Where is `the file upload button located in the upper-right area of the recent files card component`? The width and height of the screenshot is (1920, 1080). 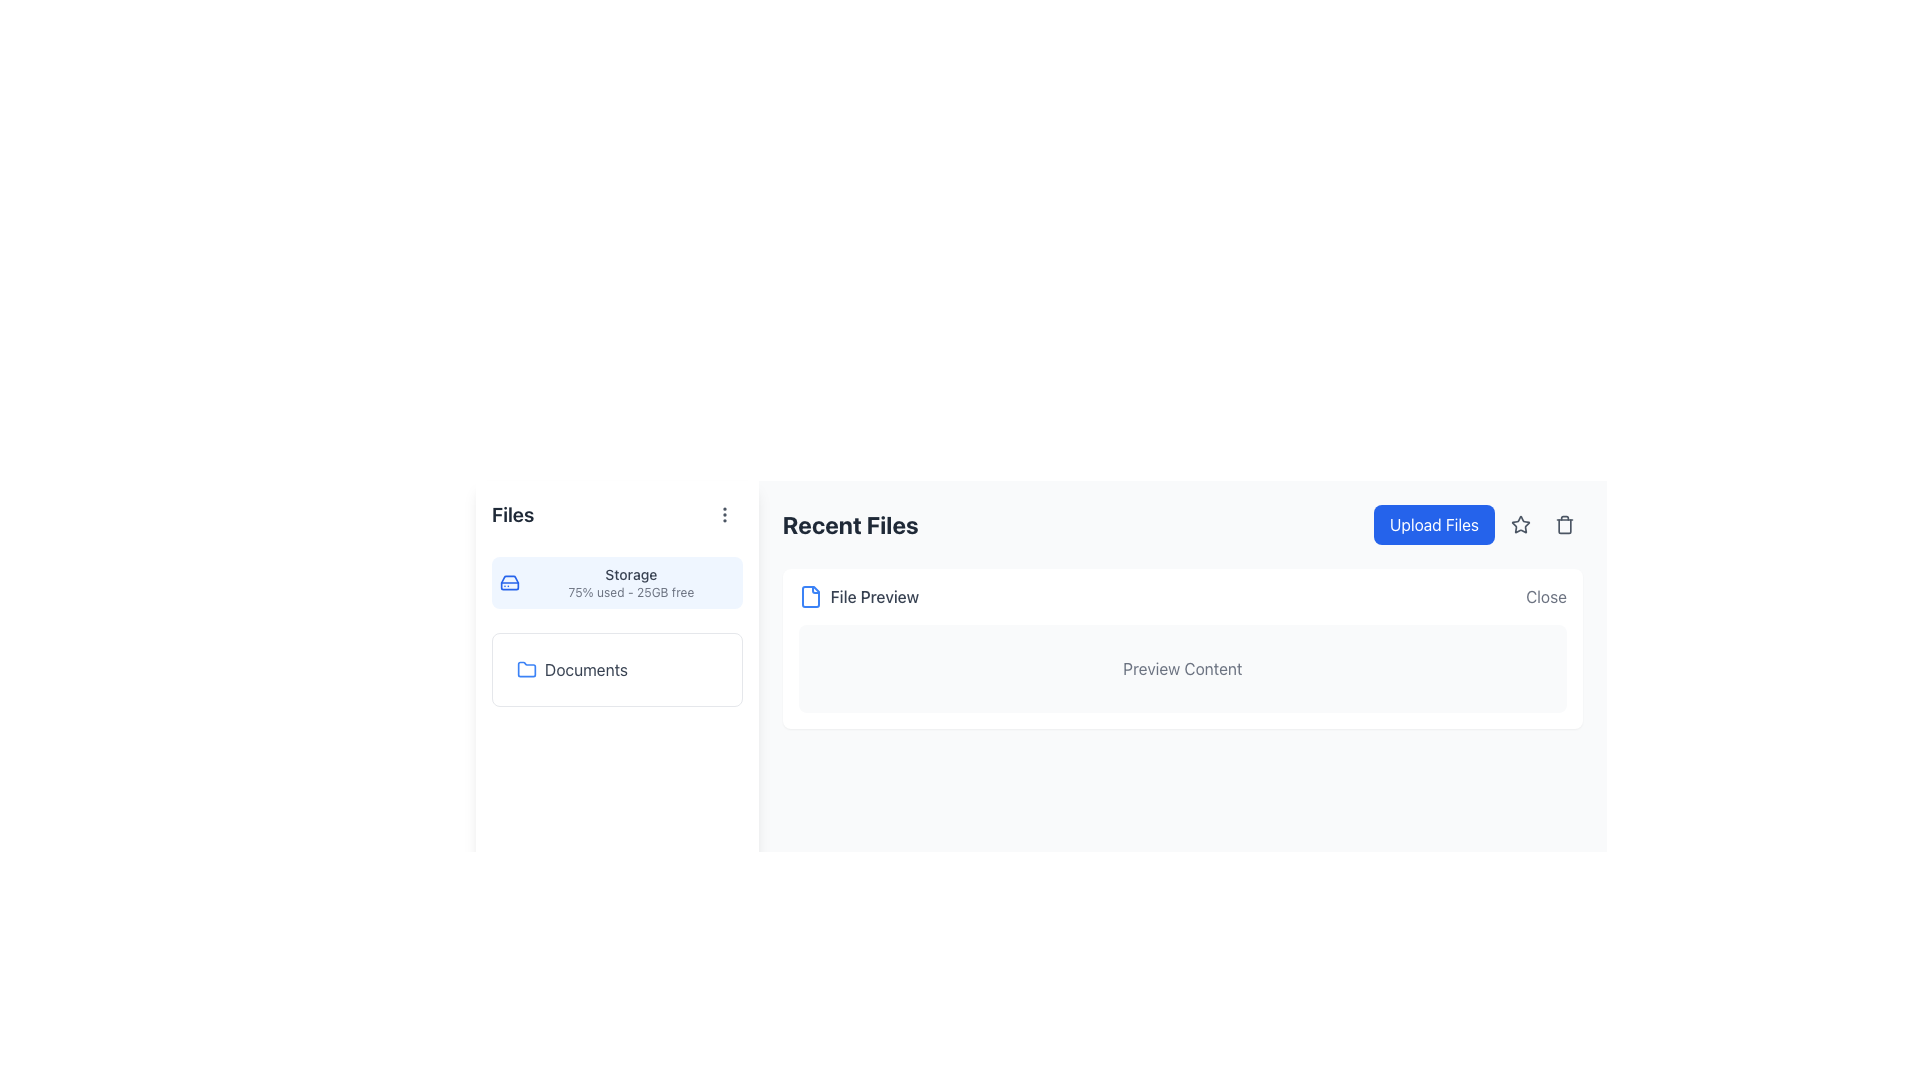
the file upload button located in the upper-right area of the recent files card component is located at coordinates (1433, 523).